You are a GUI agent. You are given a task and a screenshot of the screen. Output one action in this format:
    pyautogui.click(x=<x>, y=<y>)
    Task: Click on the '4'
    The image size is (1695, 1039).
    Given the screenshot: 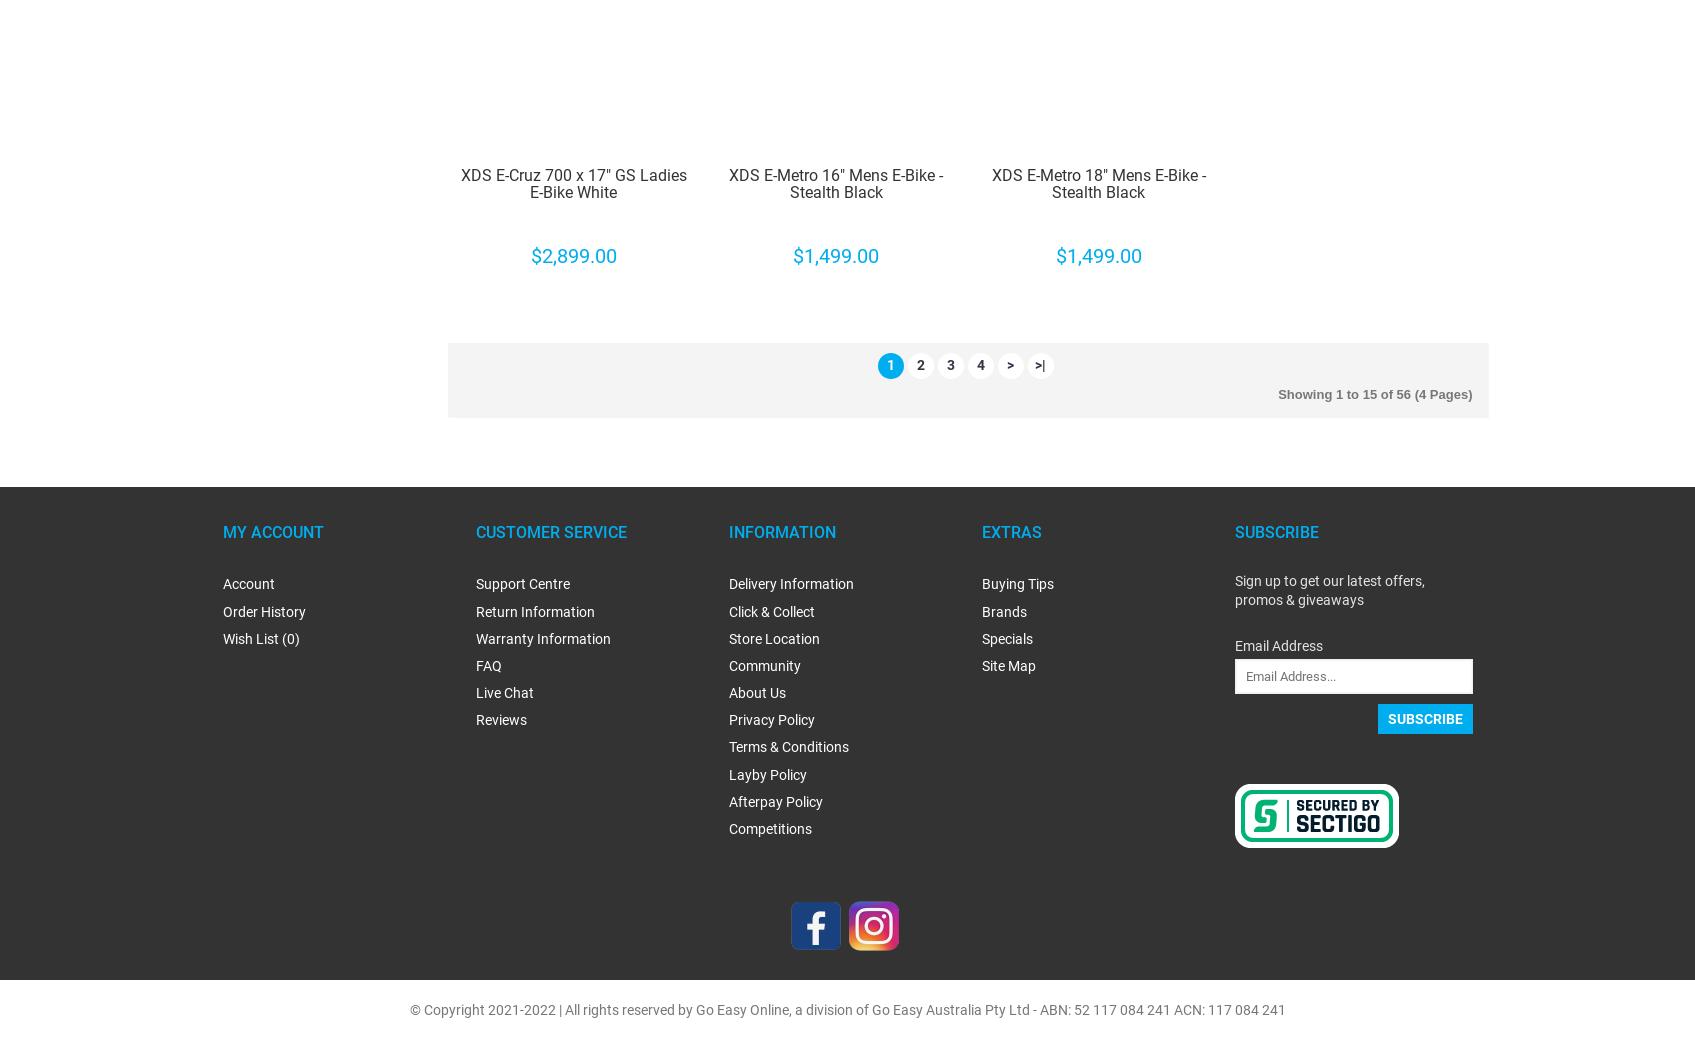 What is the action you would take?
    pyautogui.click(x=979, y=364)
    